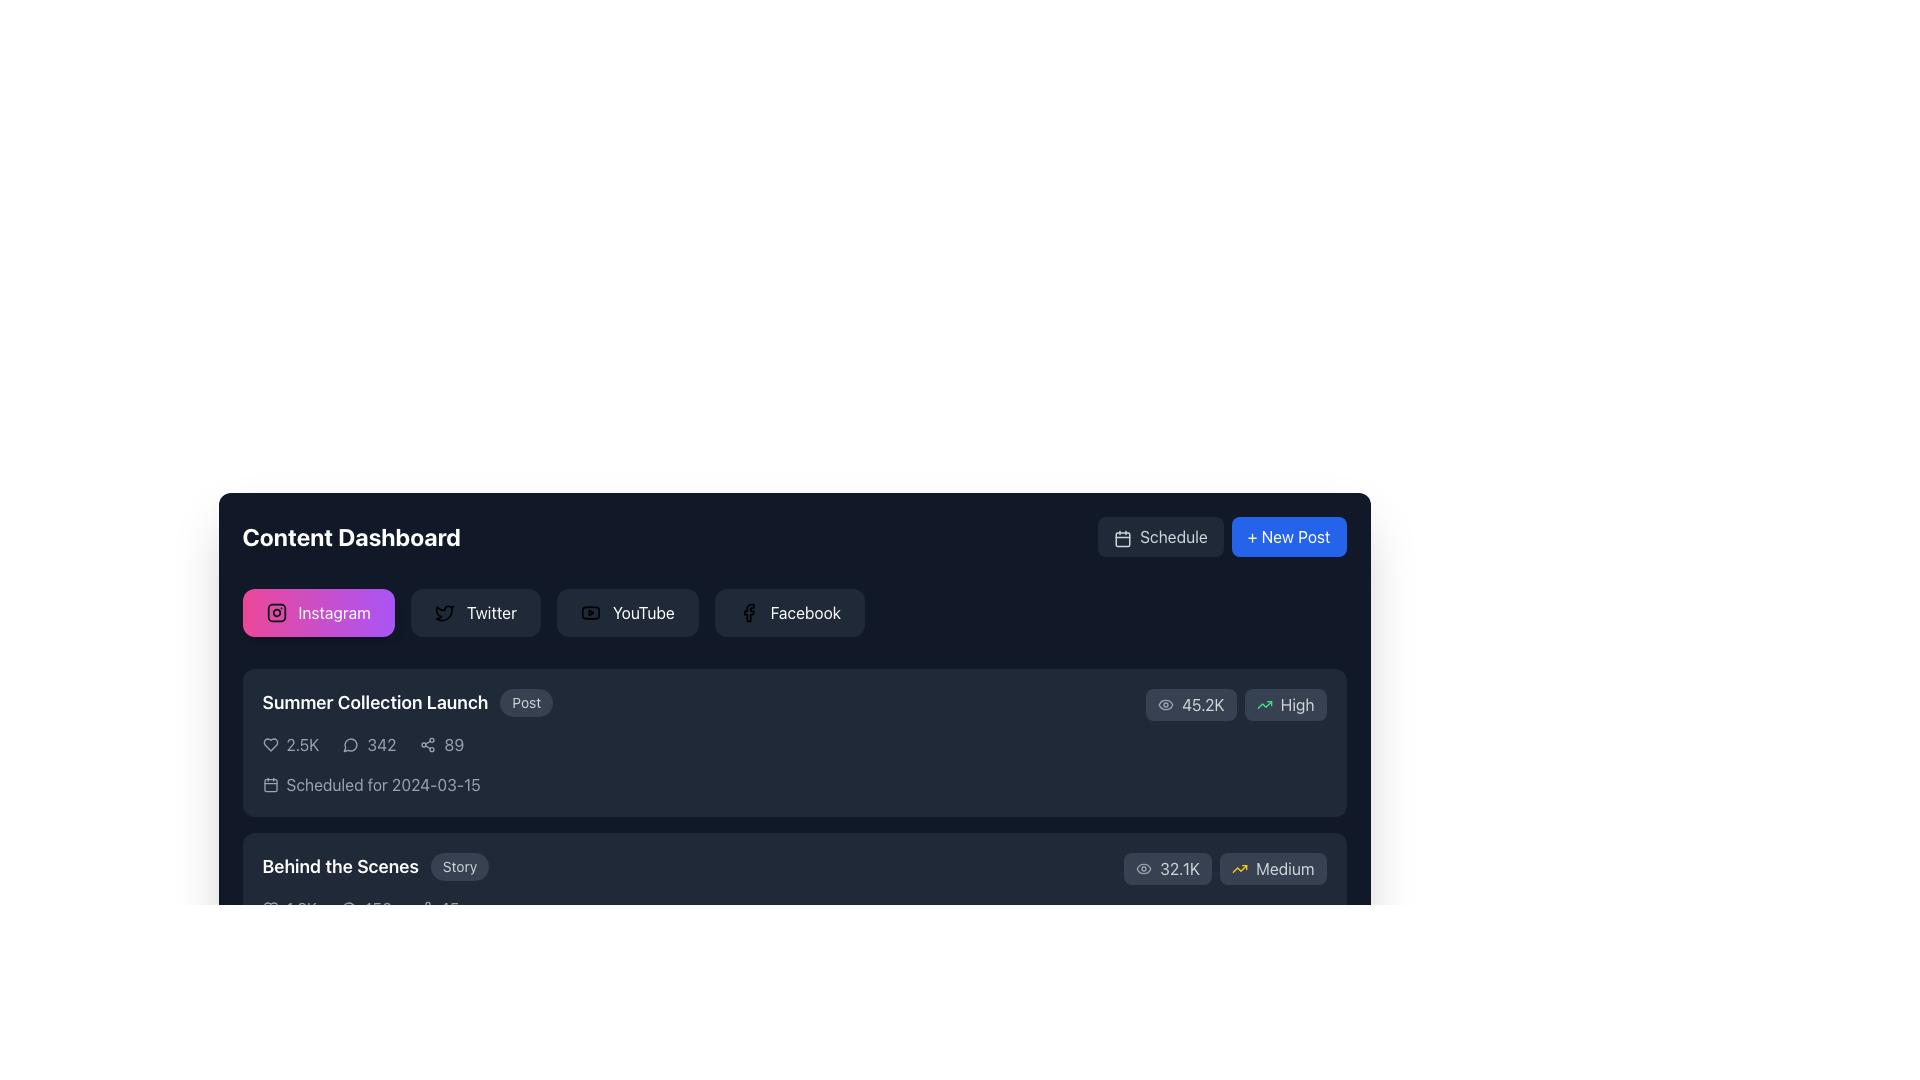 The image size is (1920, 1080). I want to click on the Statistical counter with an eye icon located towards the bottom-right corner of the content section to interact or view details, so click(1167, 867).